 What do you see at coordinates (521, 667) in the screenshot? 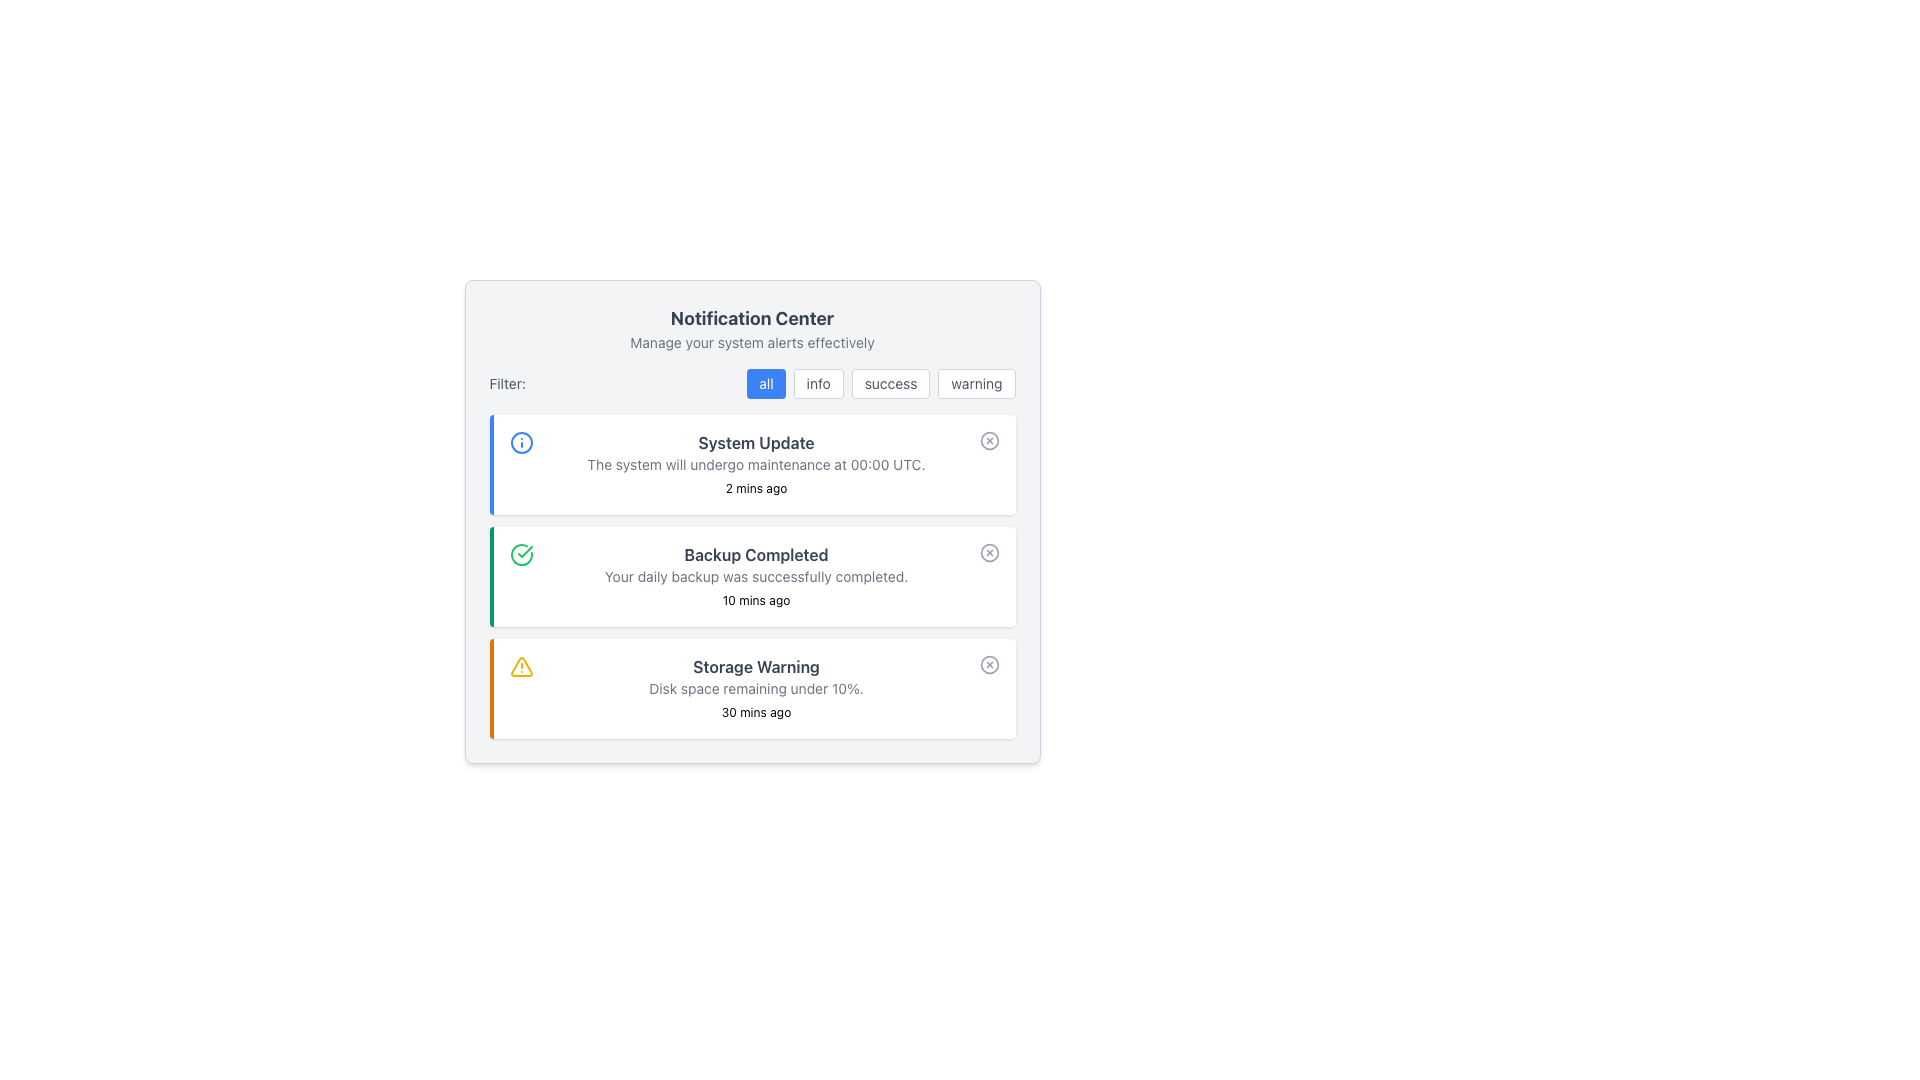
I see `the cautionary icon located at the leftmost part of the 'Storage Warning' notification card, which visually alerts users about an important message regarding disk space` at bounding box center [521, 667].